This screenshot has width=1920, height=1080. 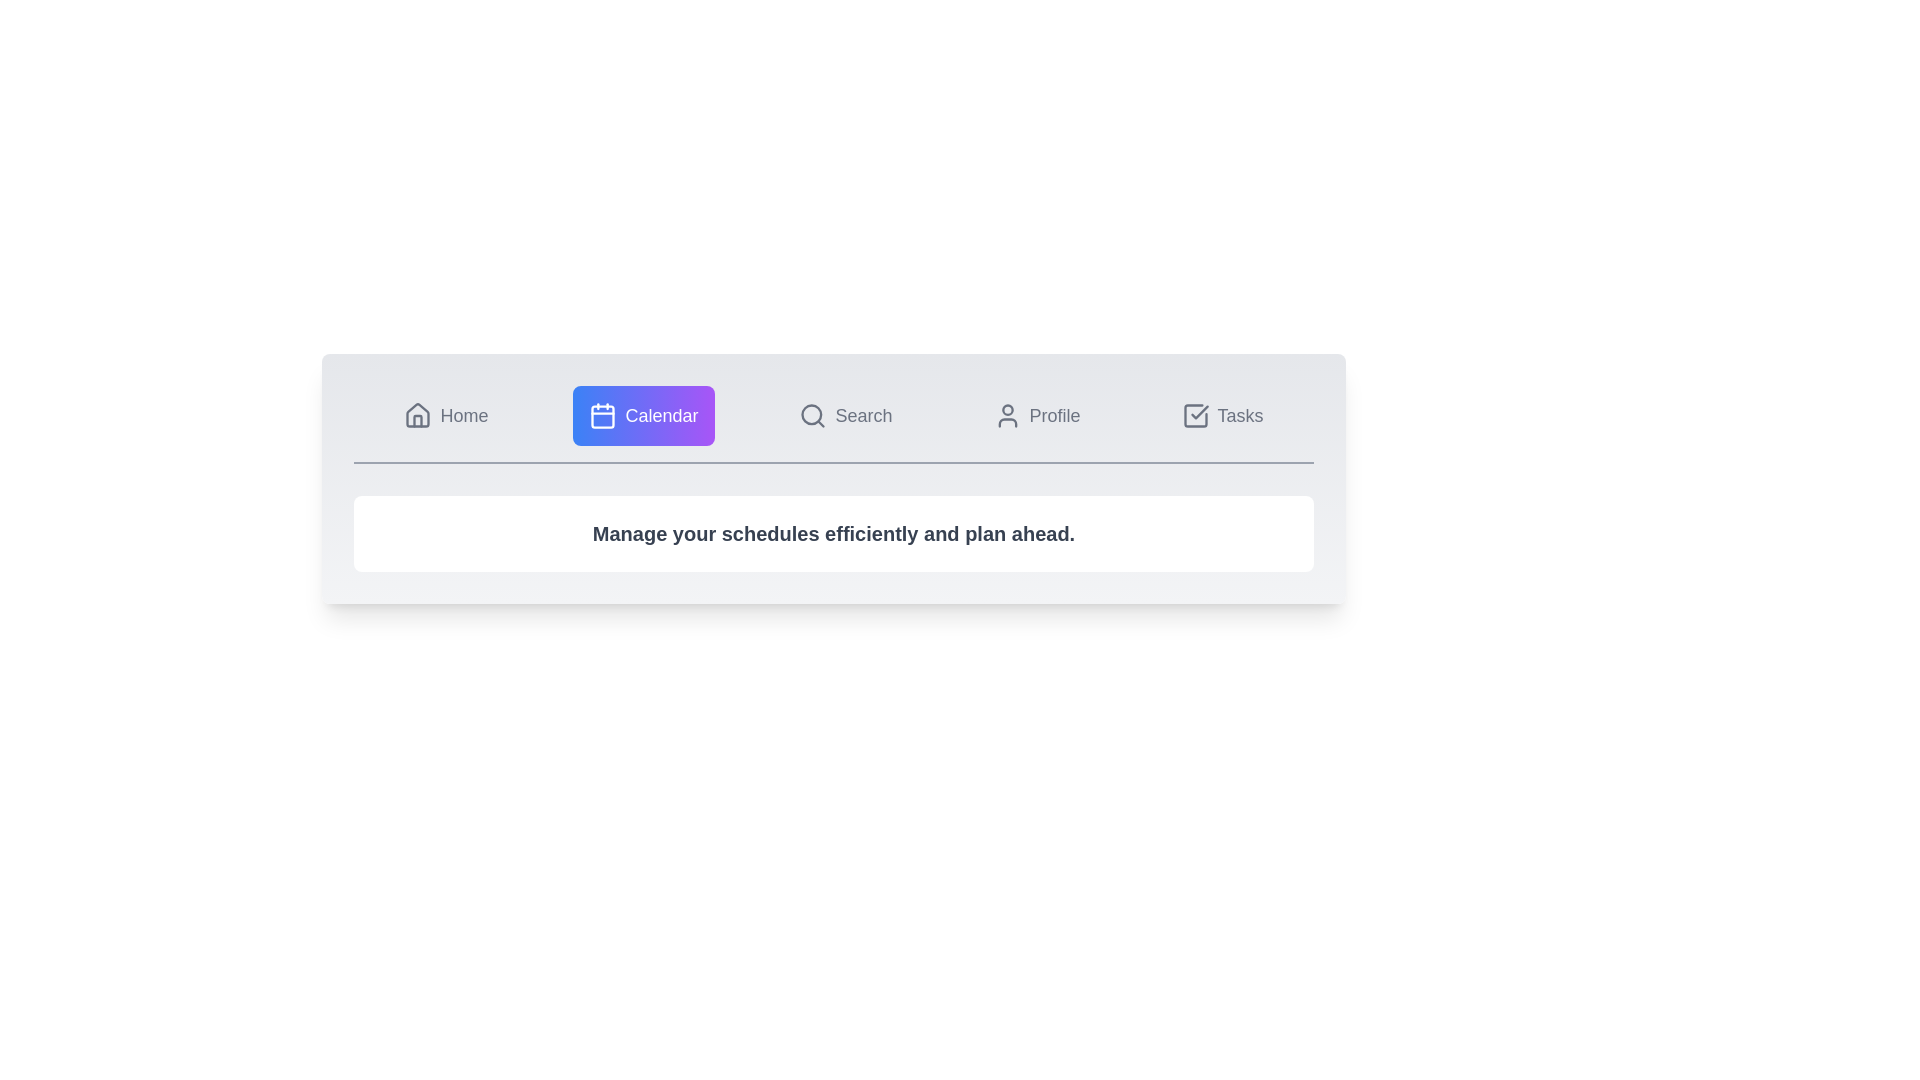 I want to click on the Calendar tab, so click(x=643, y=415).